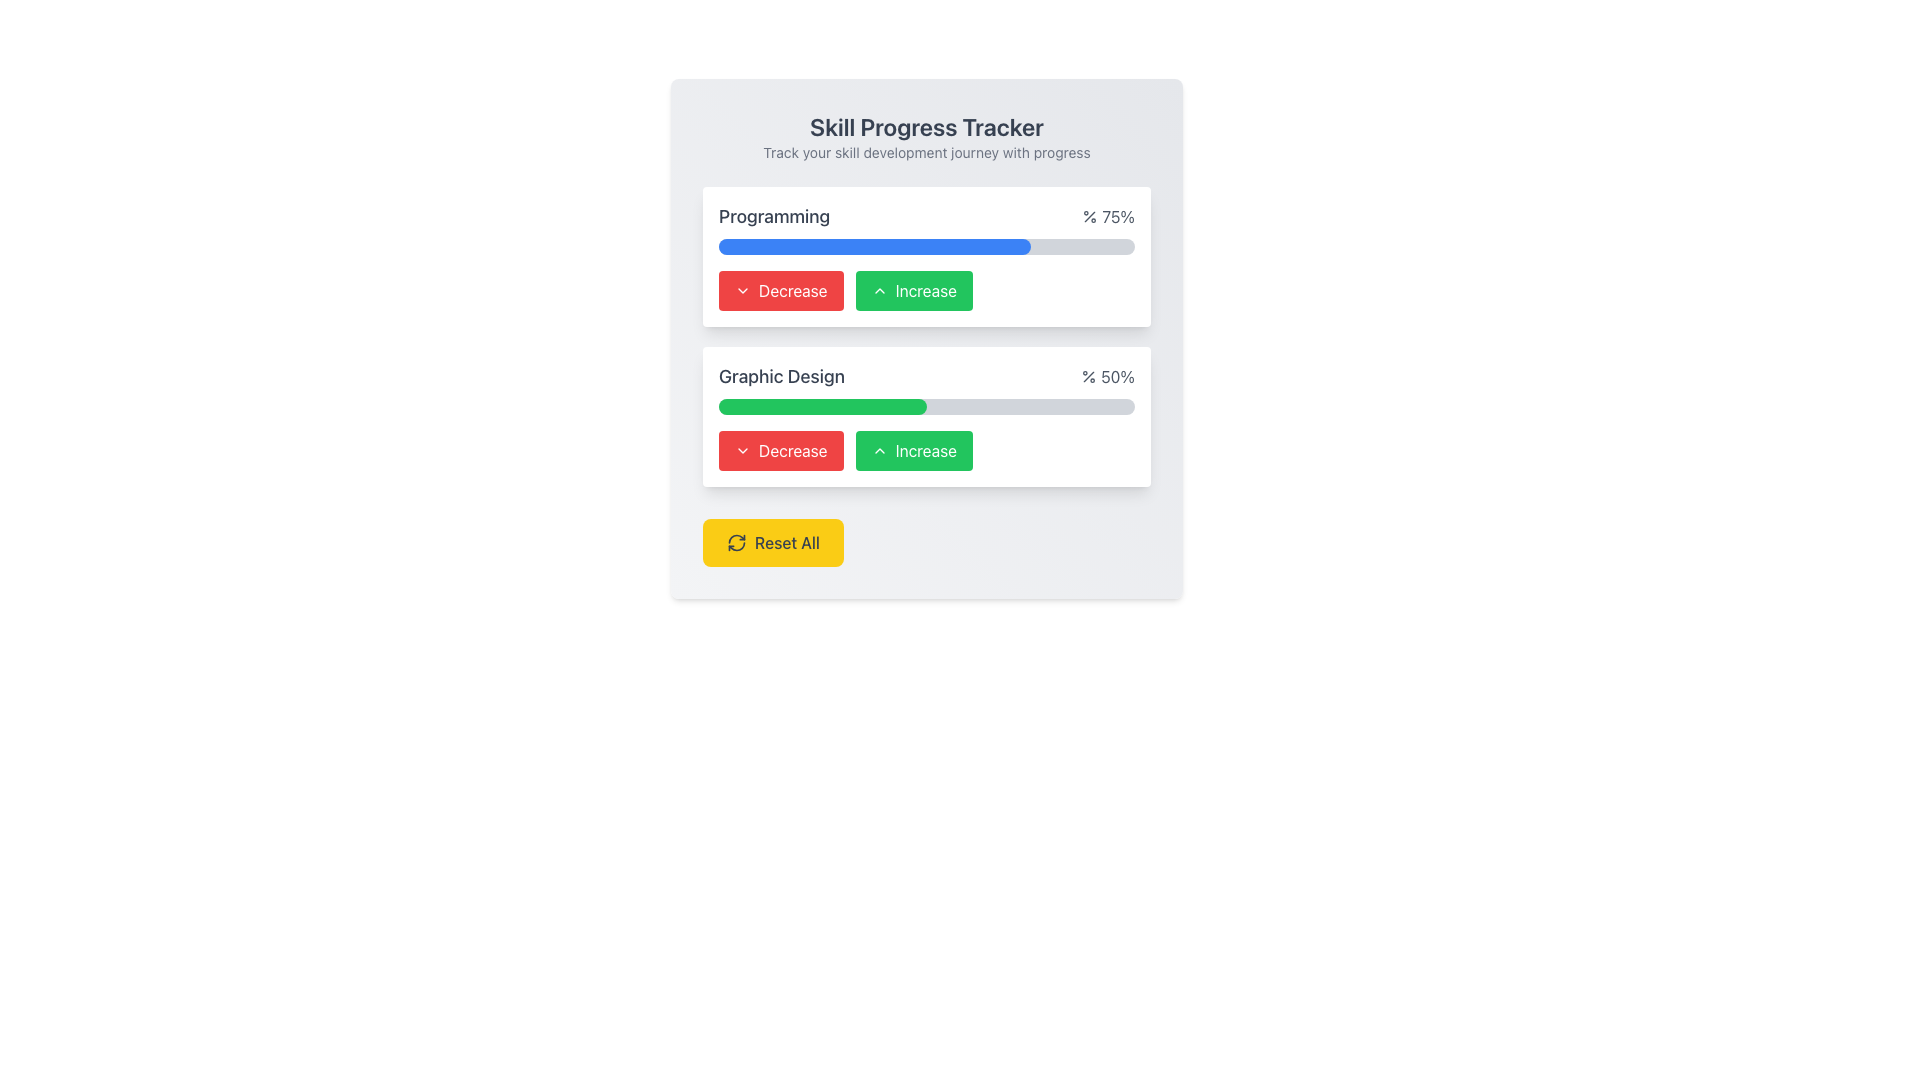 Image resolution: width=1920 pixels, height=1080 pixels. What do you see at coordinates (925, 256) in the screenshot?
I see `the blue progress bar in the 'Programming' card-like component` at bounding box center [925, 256].